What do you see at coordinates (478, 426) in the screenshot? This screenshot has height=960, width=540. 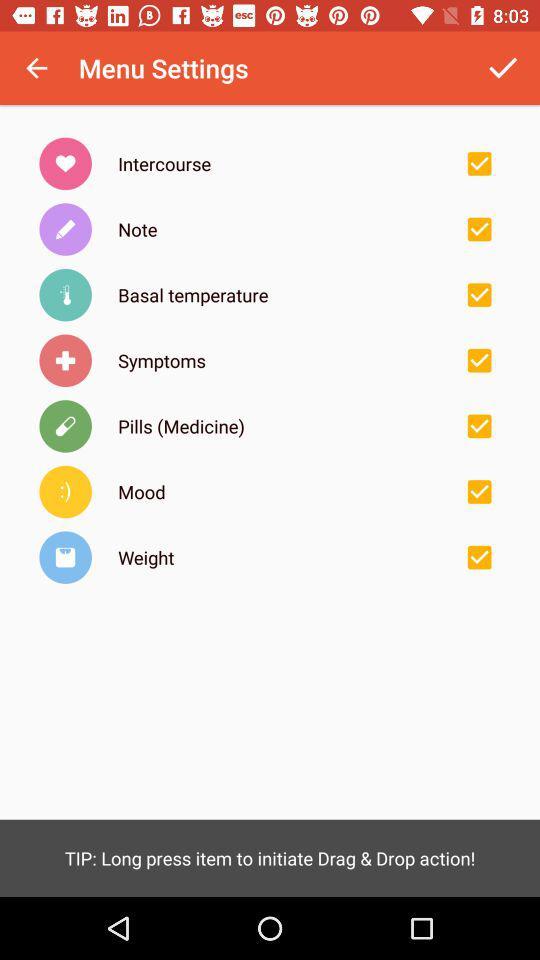 I see `pills` at bounding box center [478, 426].